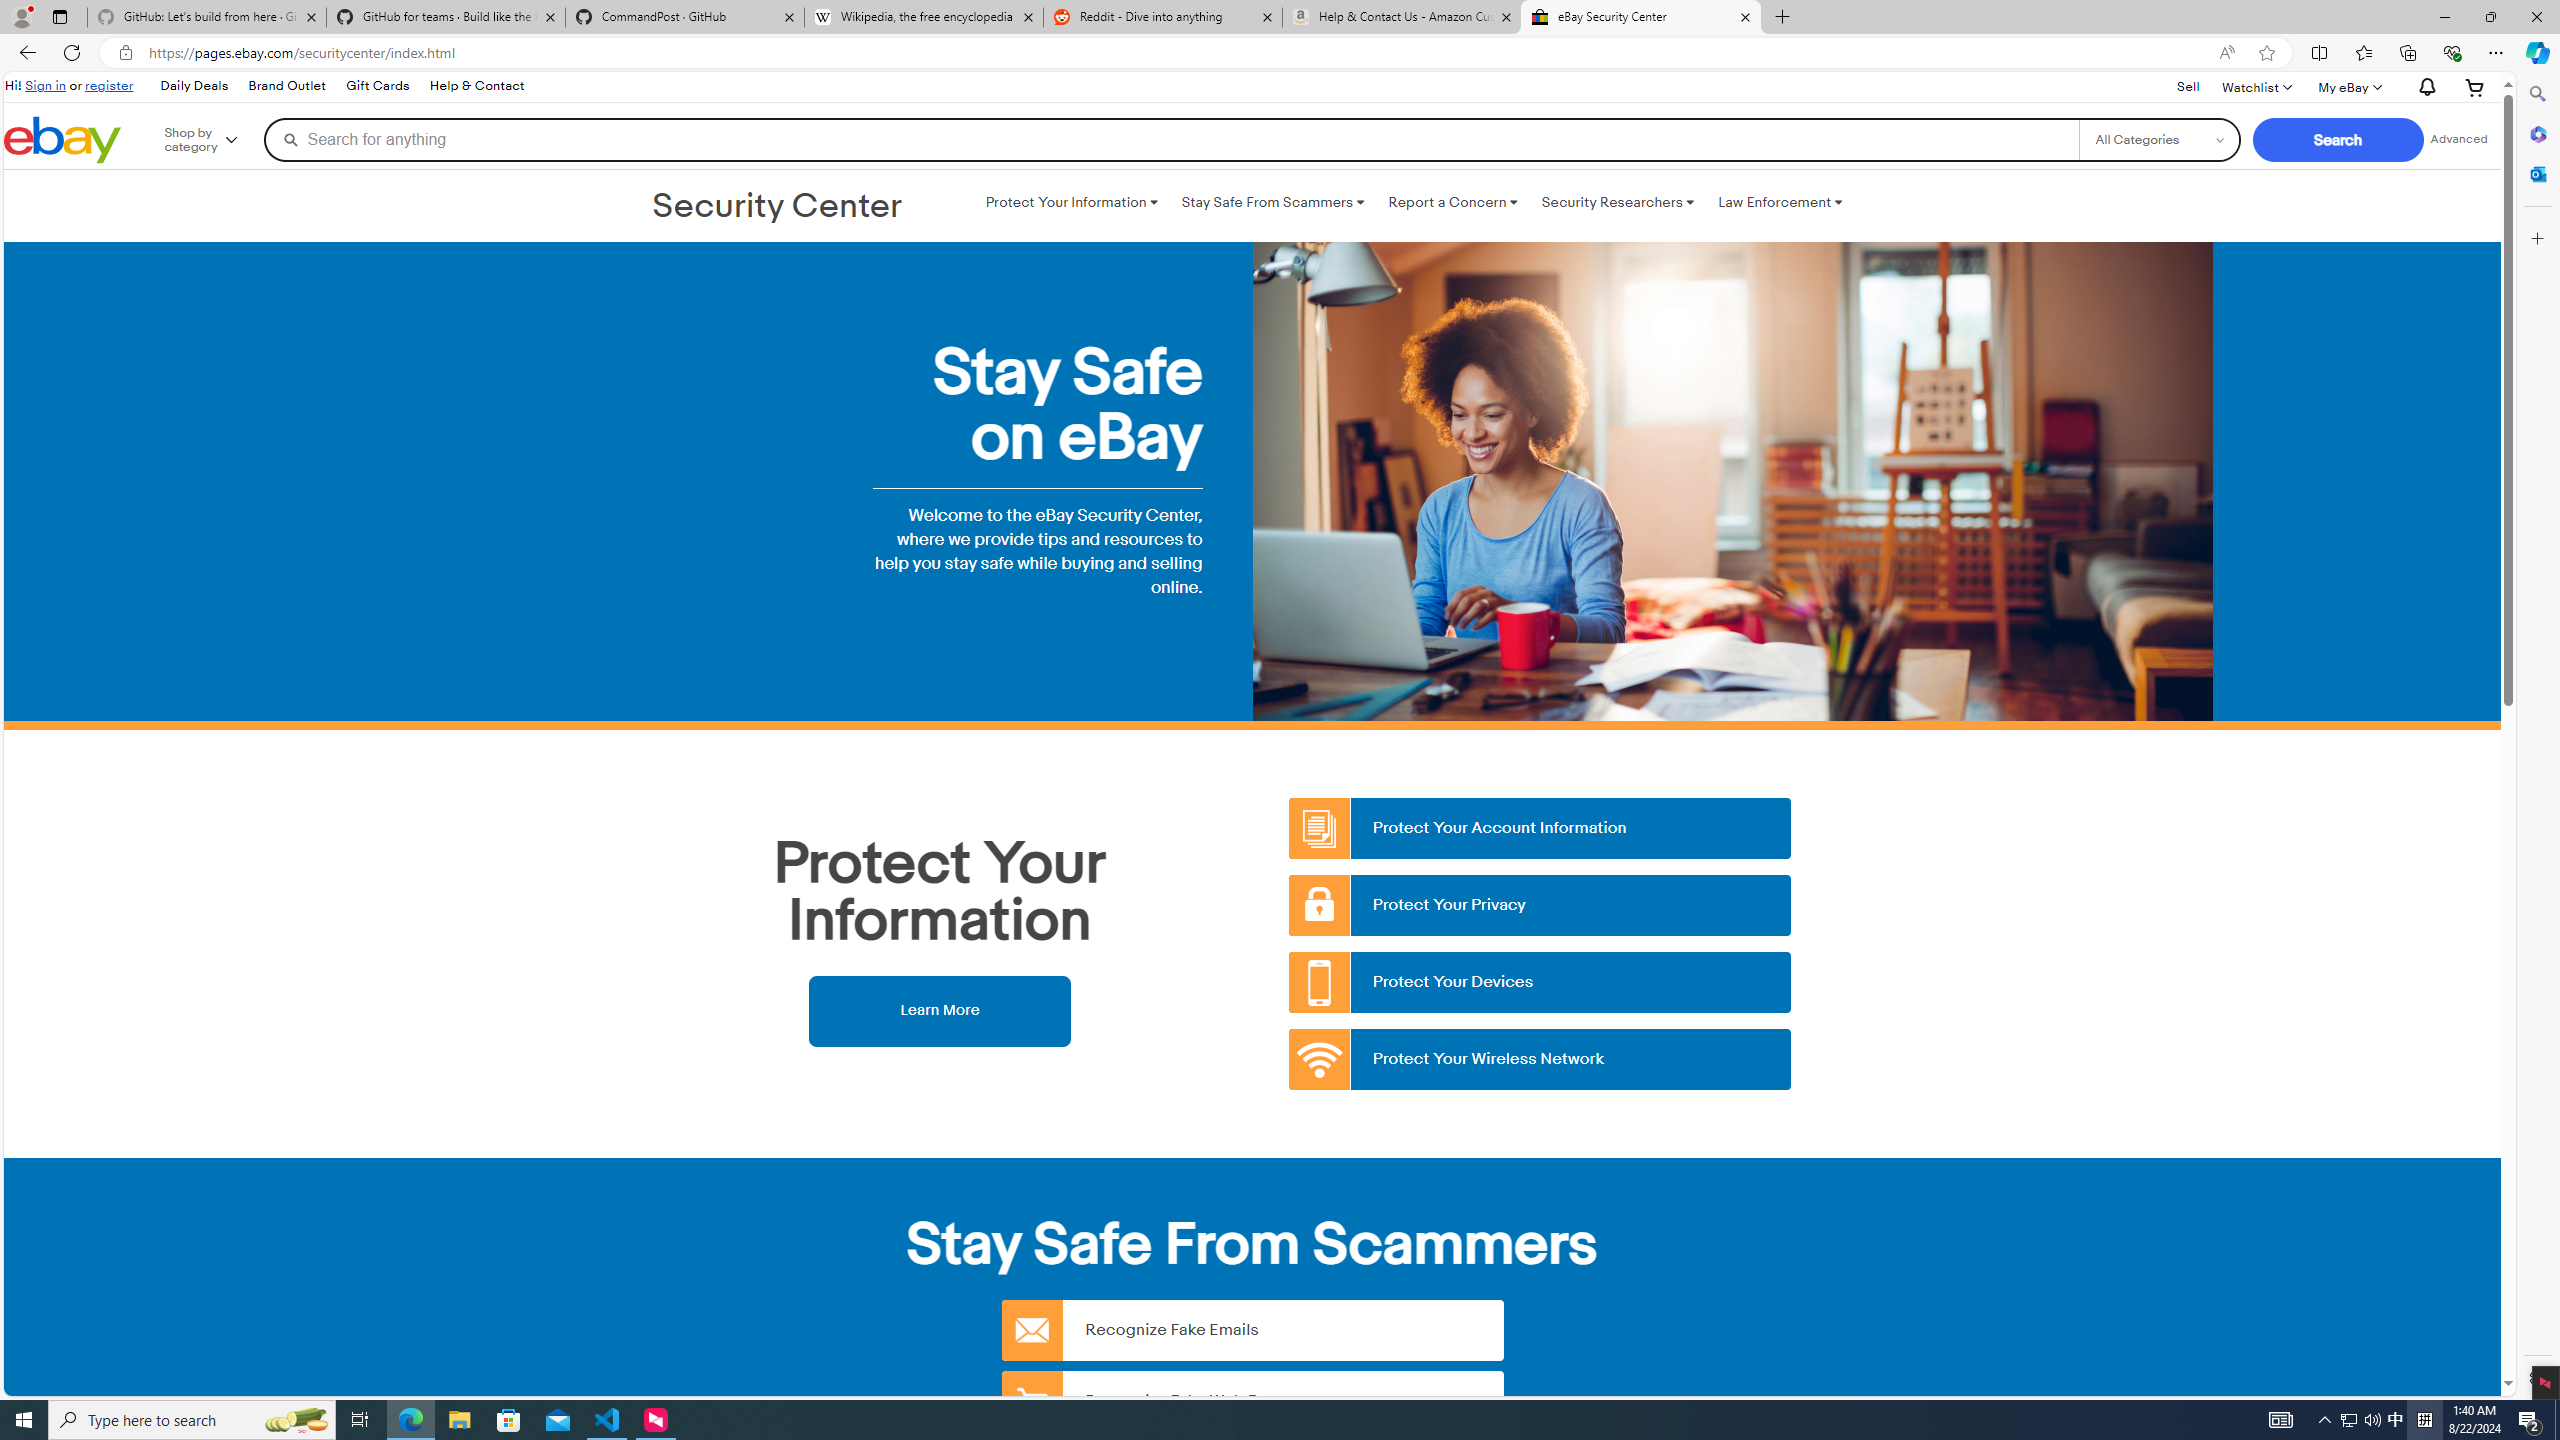 This screenshot has height=1440, width=2560. What do you see at coordinates (2348, 87) in the screenshot?
I see `'My eBay'` at bounding box center [2348, 87].